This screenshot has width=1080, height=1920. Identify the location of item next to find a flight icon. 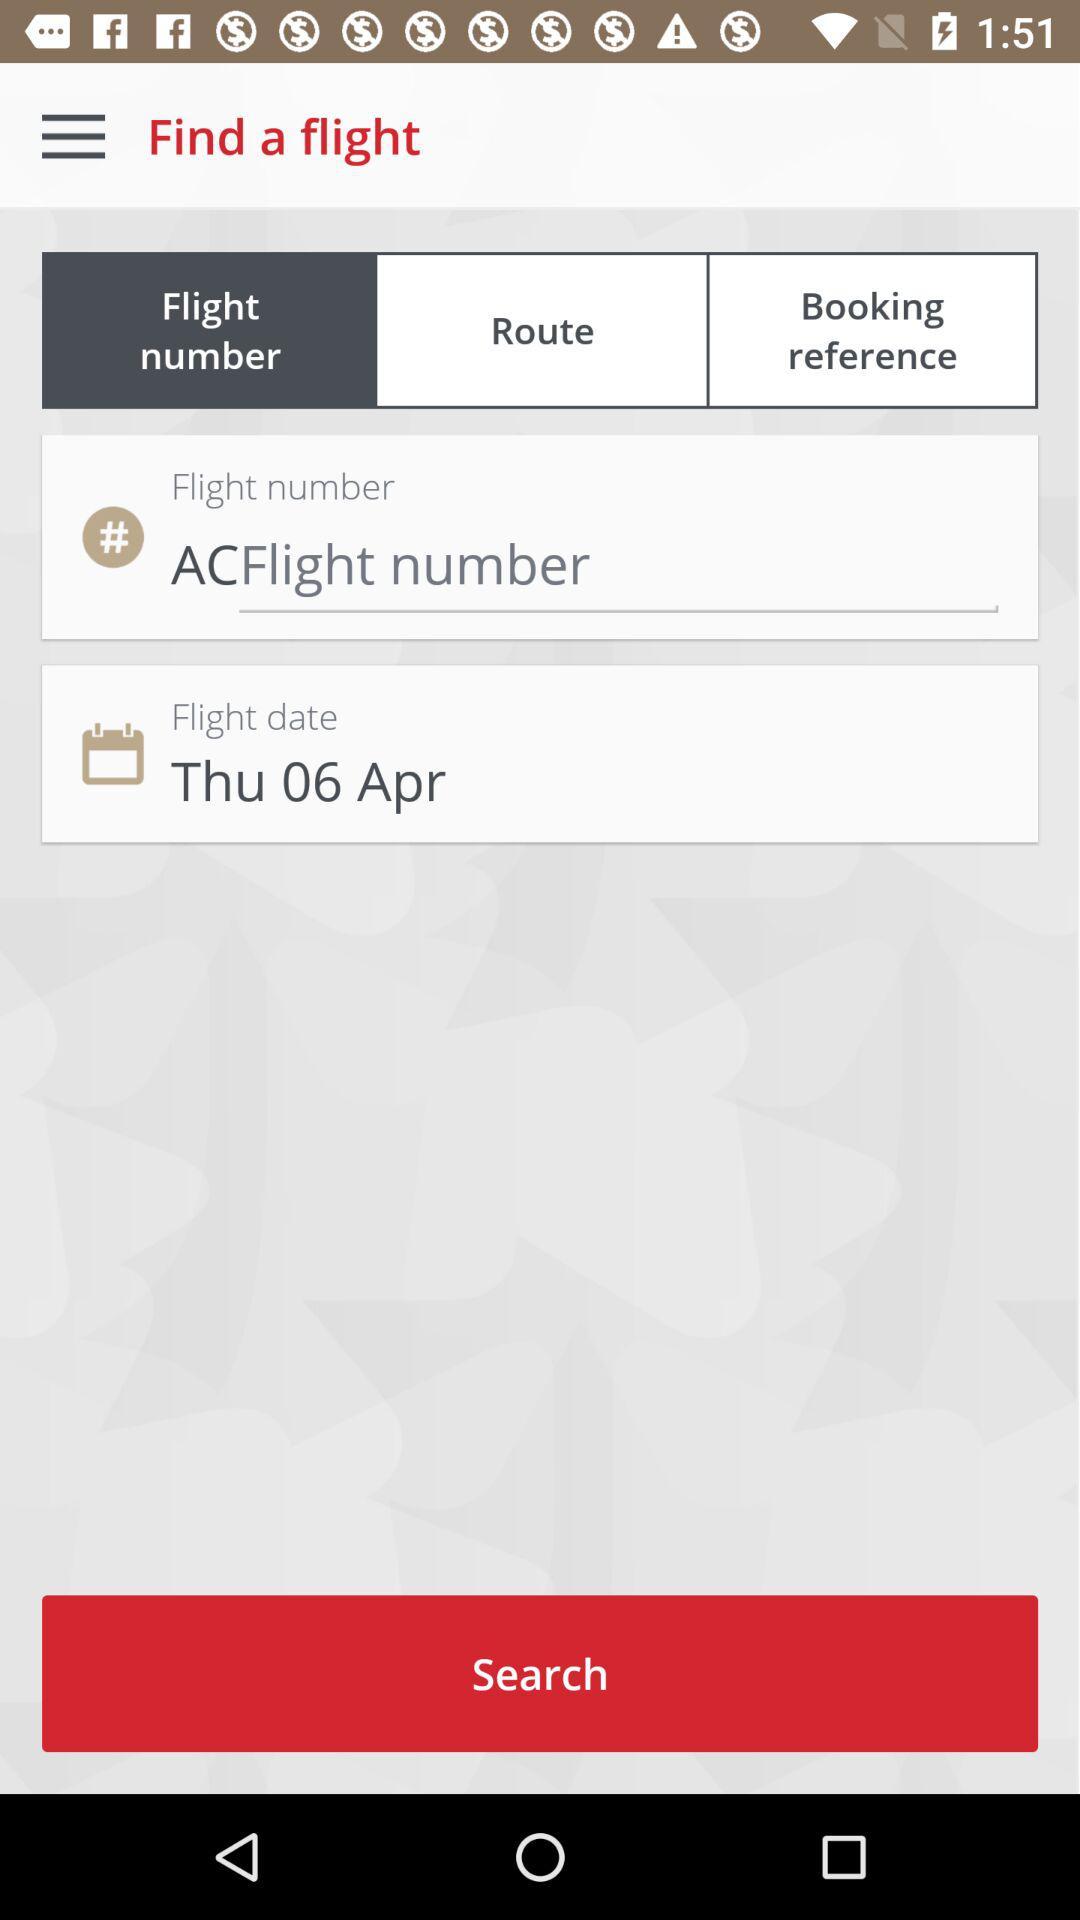
(72, 135).